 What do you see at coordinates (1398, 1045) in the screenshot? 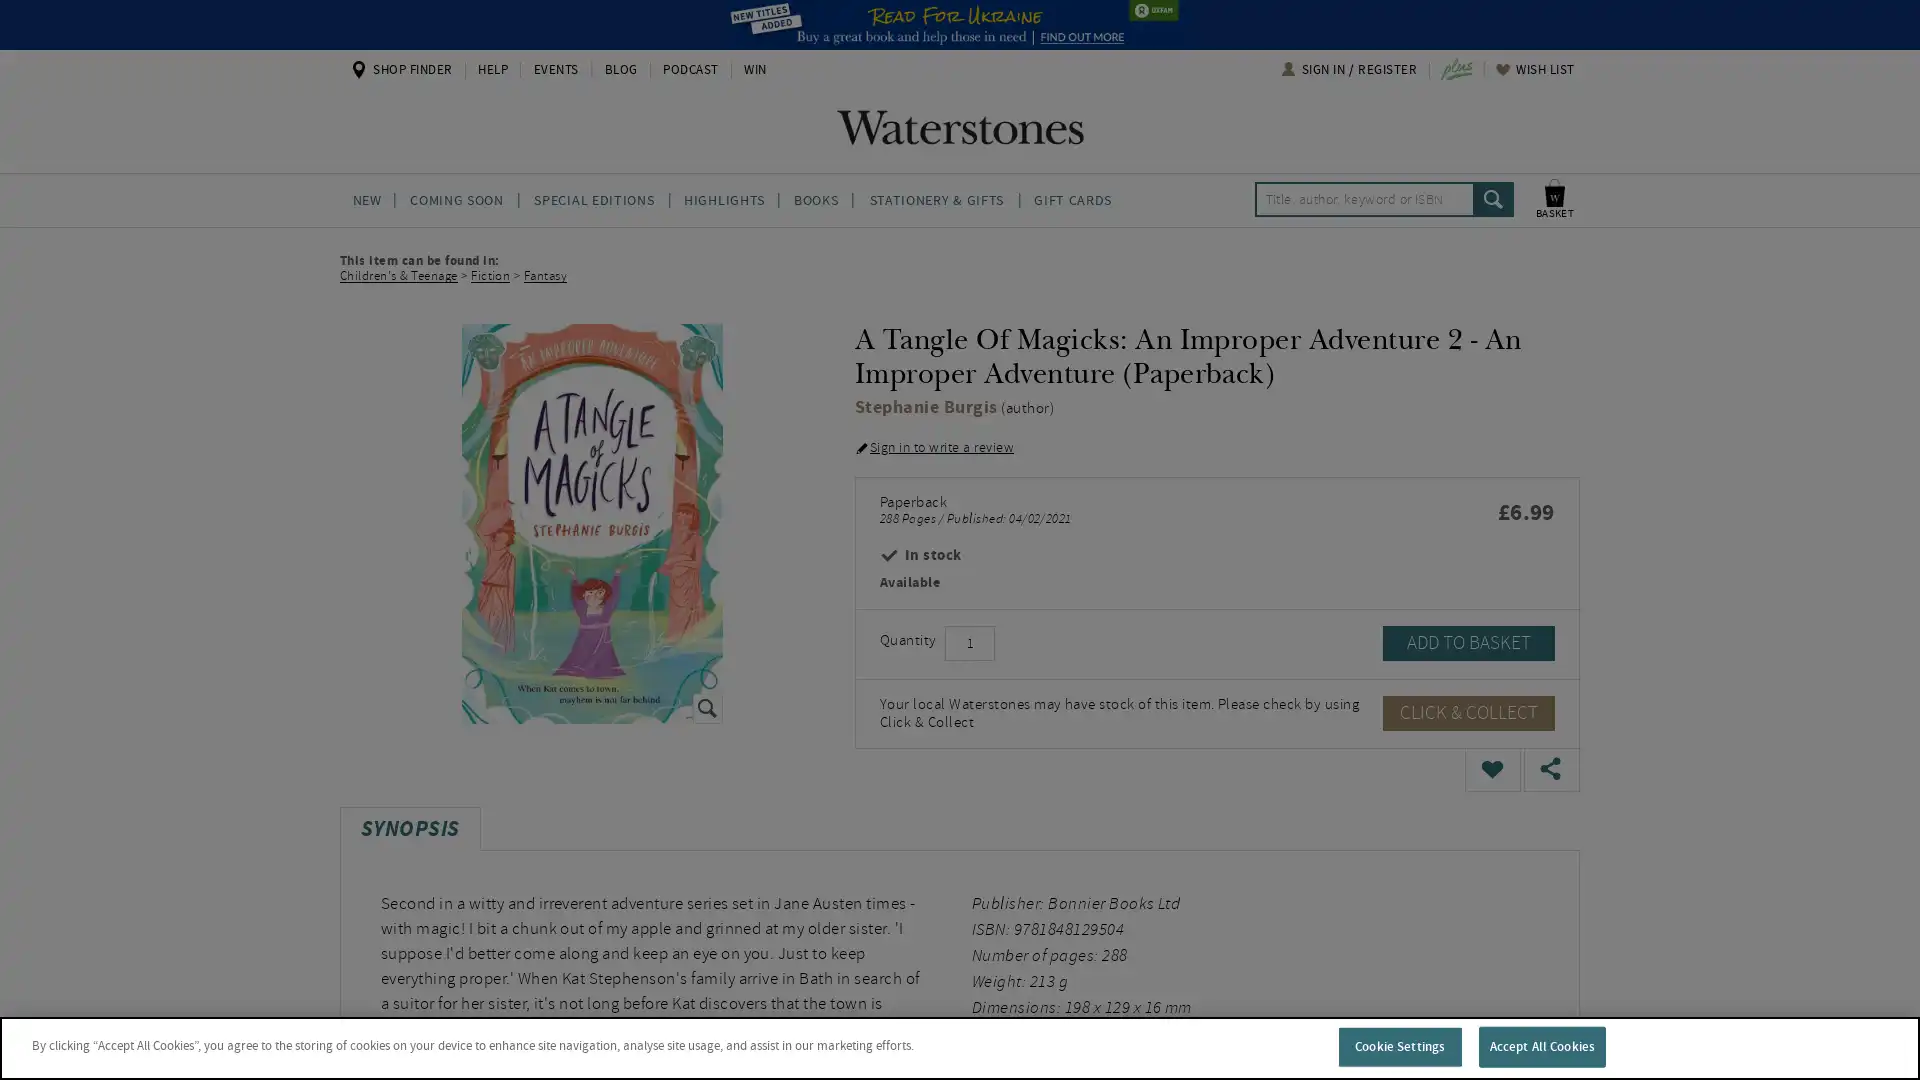
I see `Cookie Settings` at bounding box center [1398, 1045].